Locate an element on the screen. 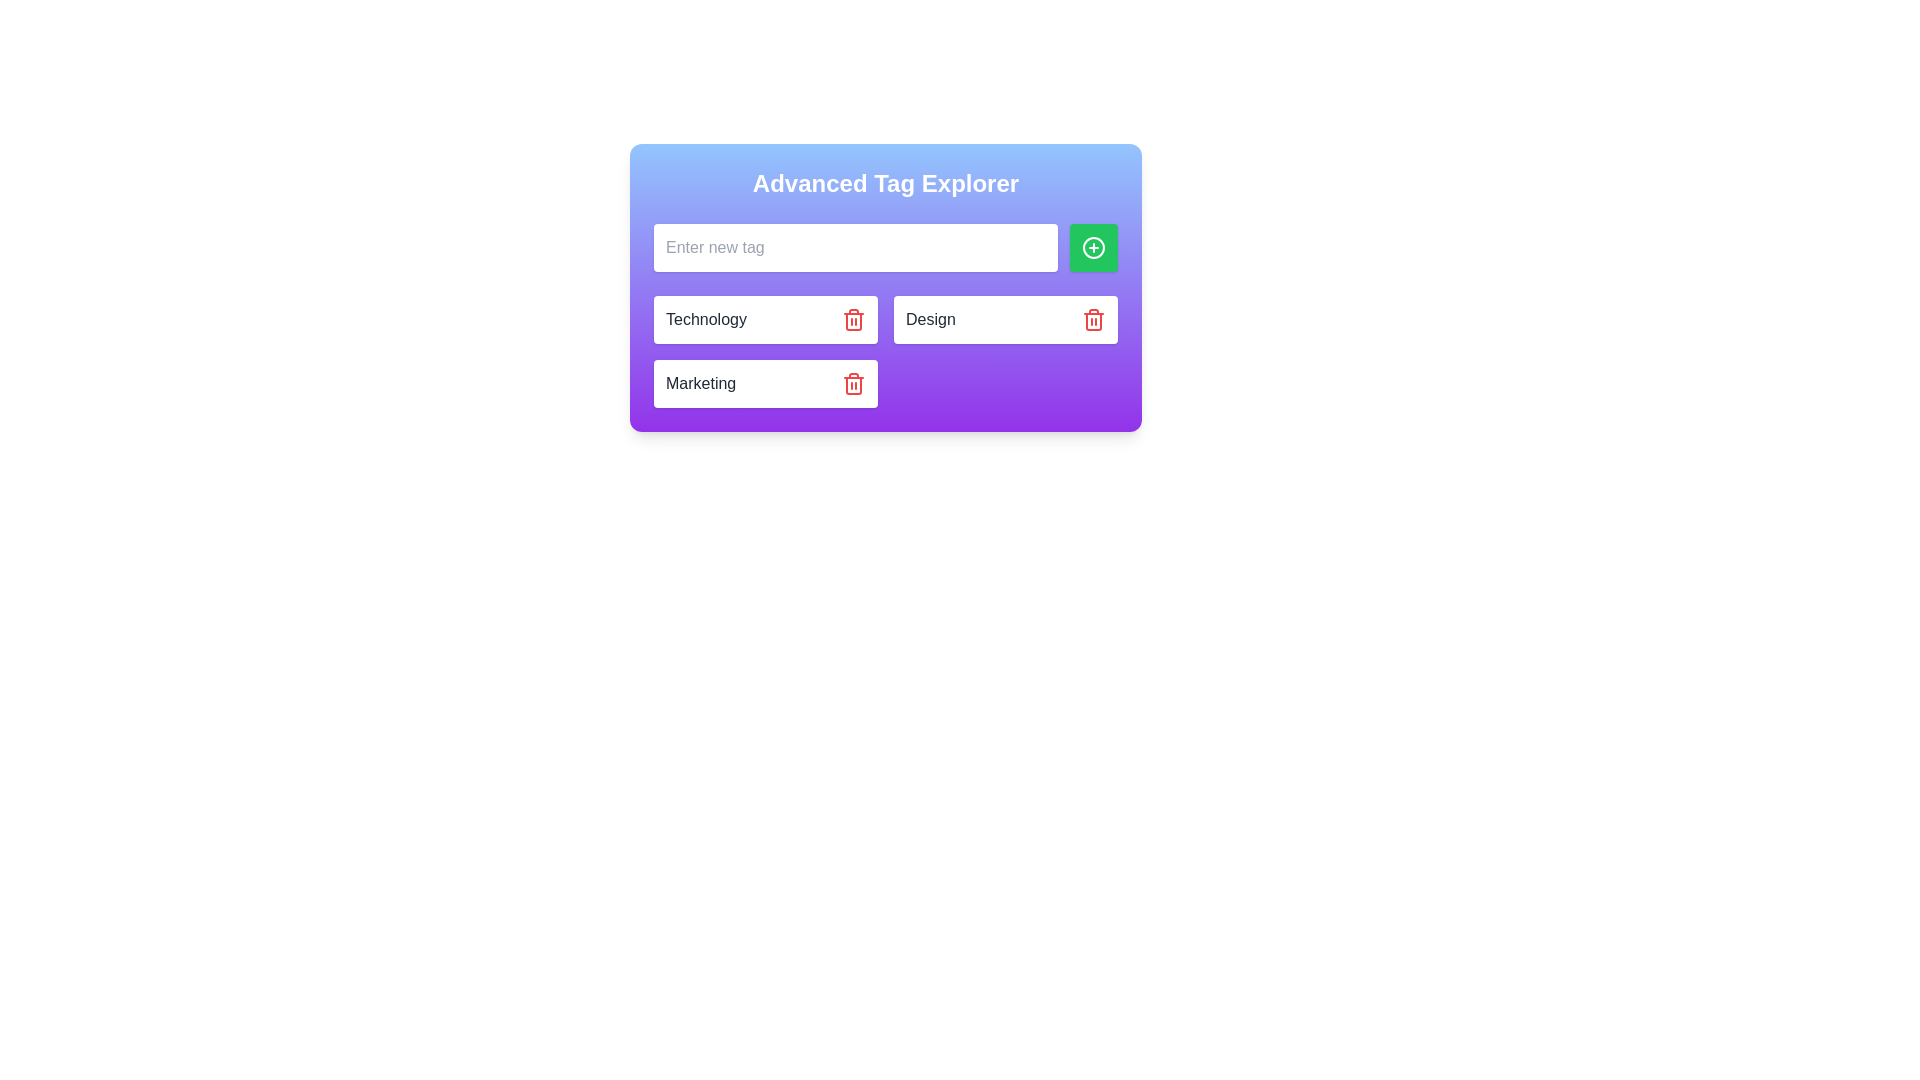  the 'Design' text label, which is displayed in dark gray or black within a rectangular box that has a white background and rounded corners, located in the middle of a vertical list of similar elements is located at coordinates (929, 319).